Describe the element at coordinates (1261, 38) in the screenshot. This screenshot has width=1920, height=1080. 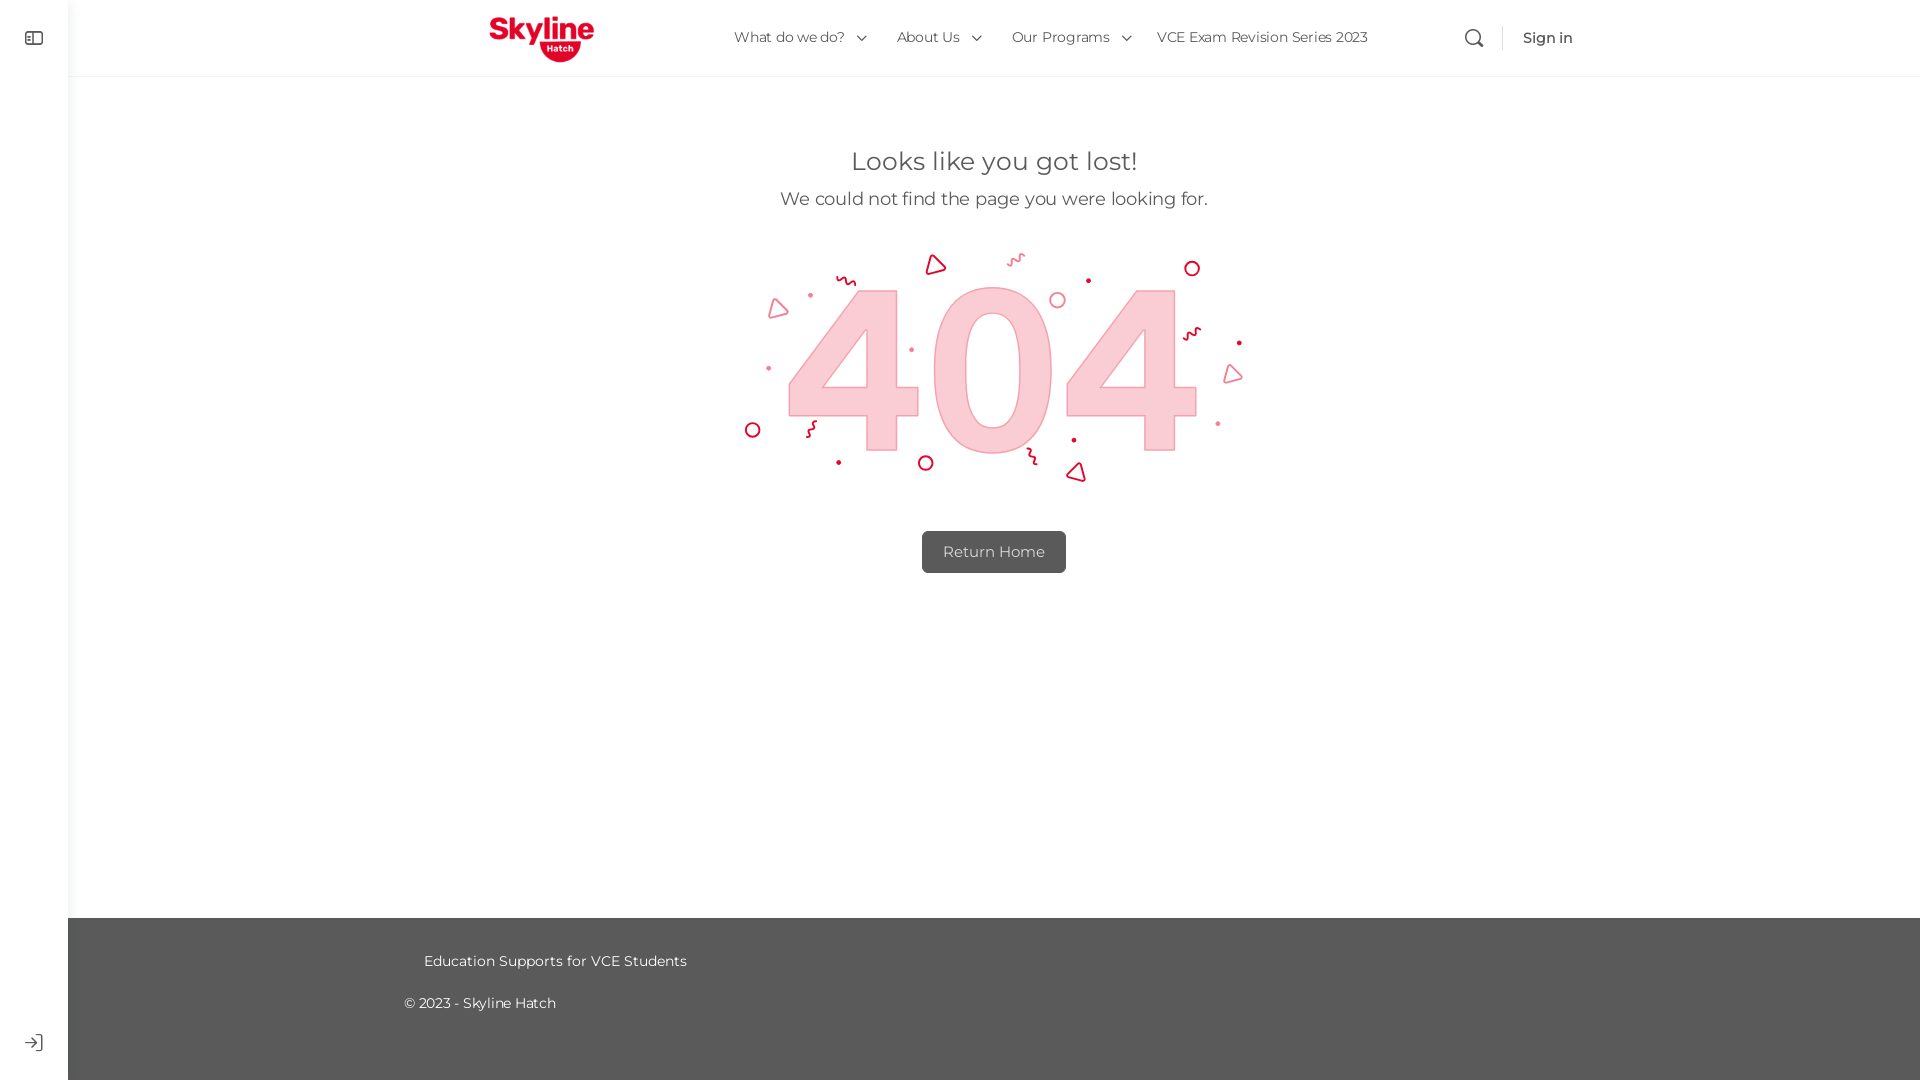
I see `'VCE Exam Revision Series 2023'` at that location.